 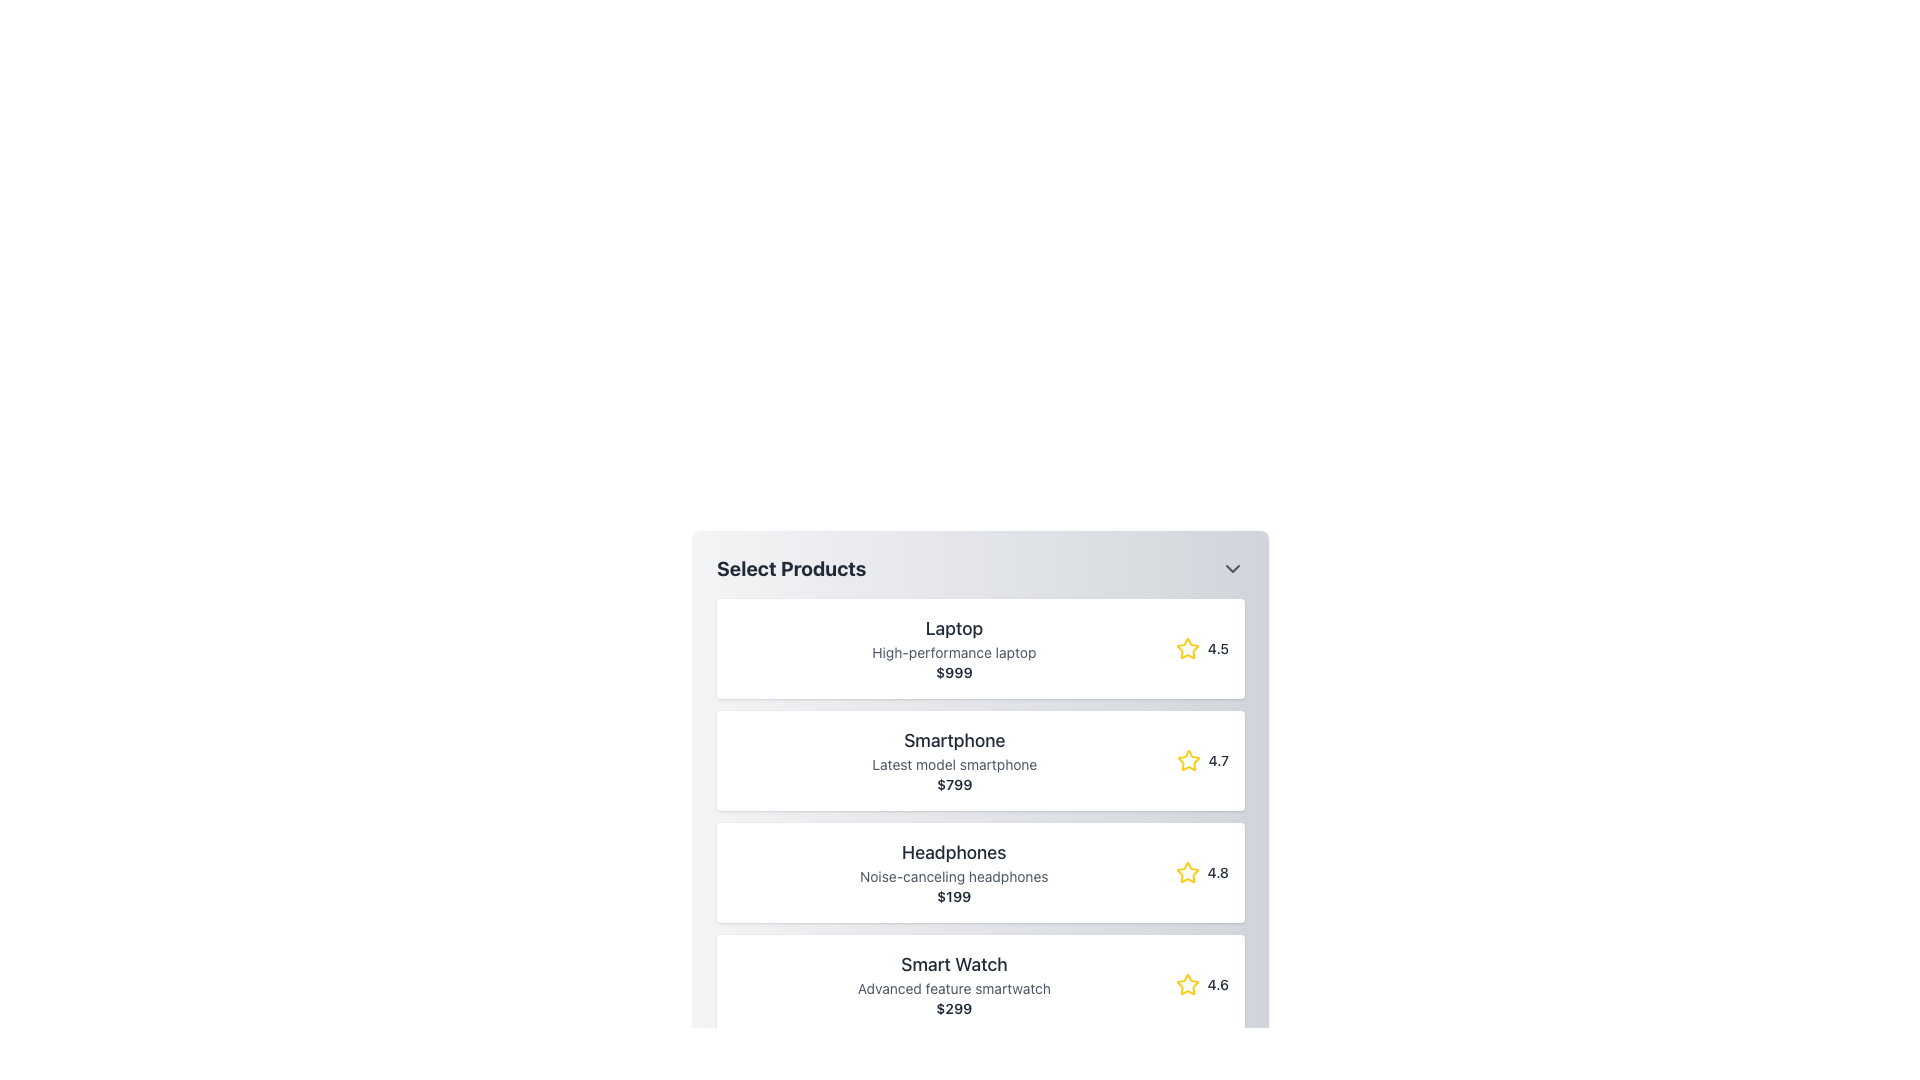 I want to click on the star-shaped icon with a yellow border, which is located to the left of the numeric rating value '4.7' in the Smartphone product section, so click(x=1188, y=760).